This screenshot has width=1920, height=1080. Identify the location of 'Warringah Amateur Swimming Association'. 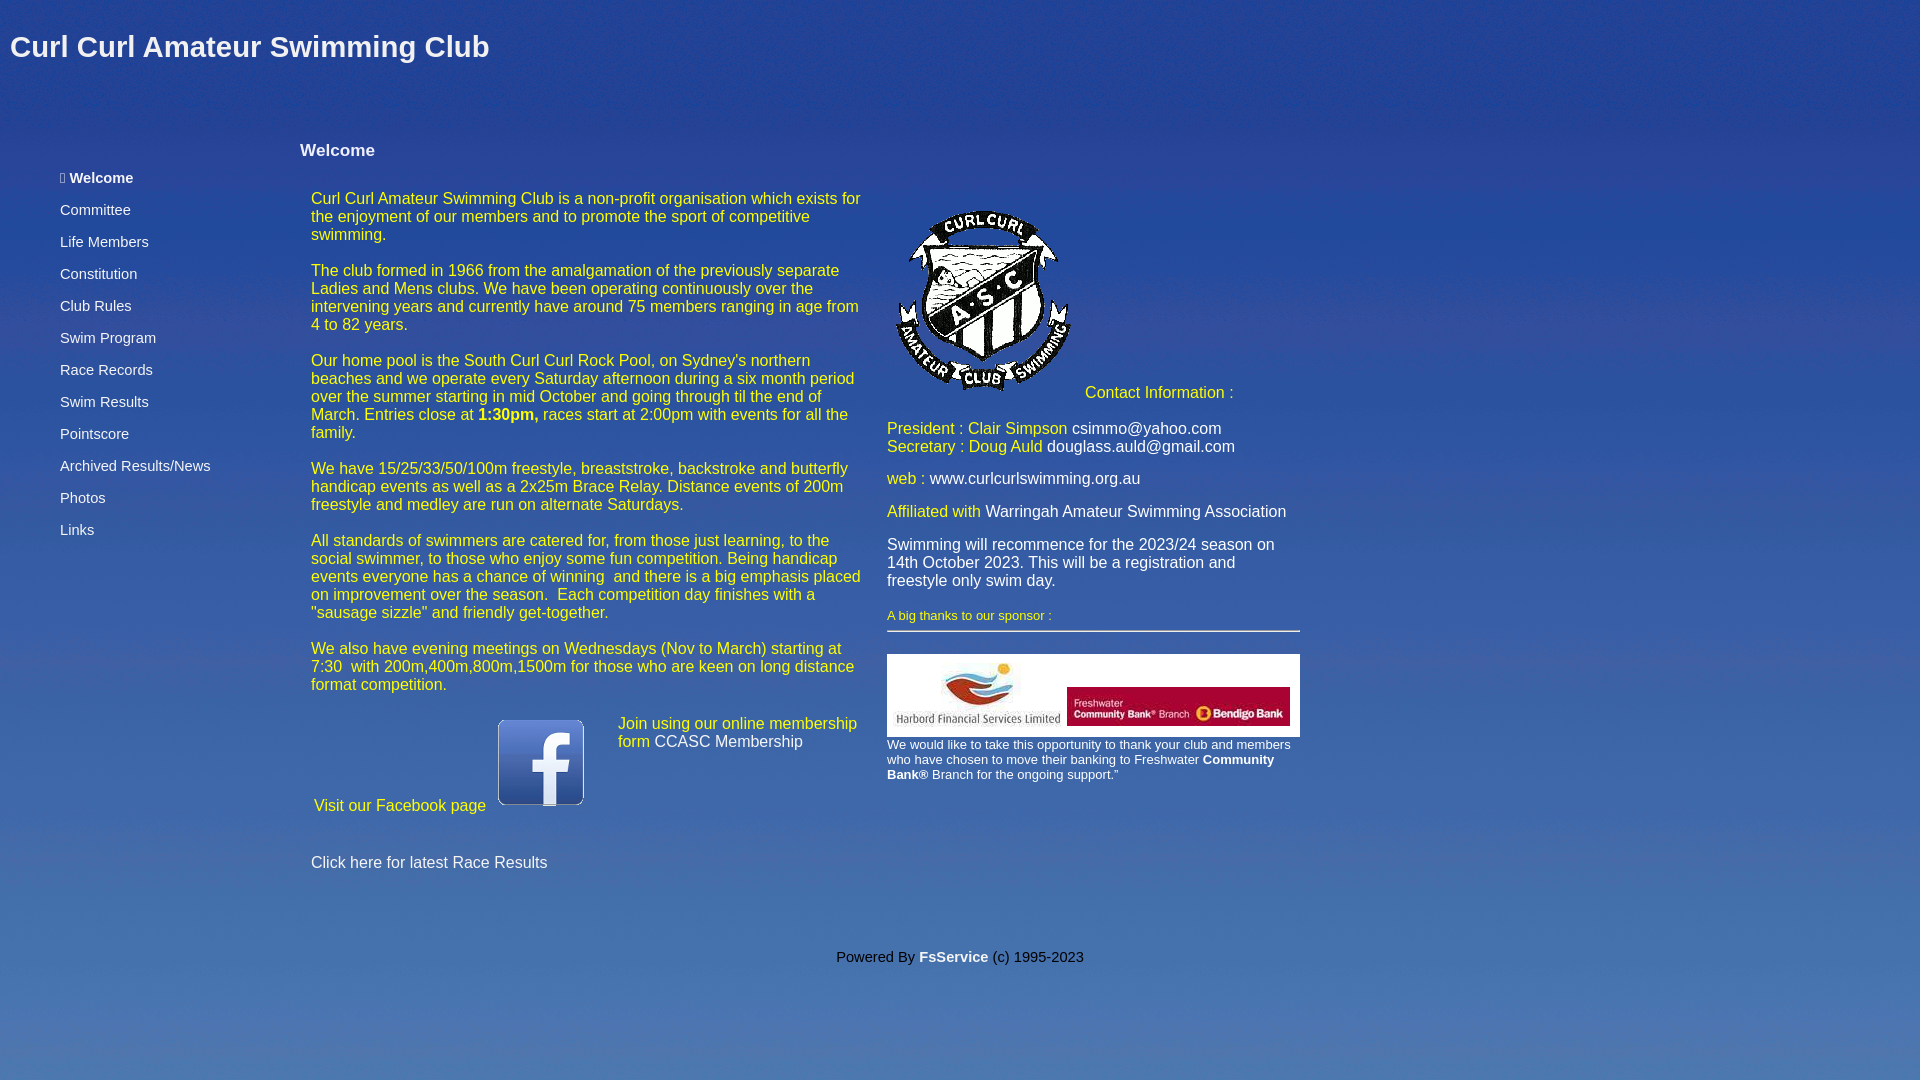
(1135, 510).